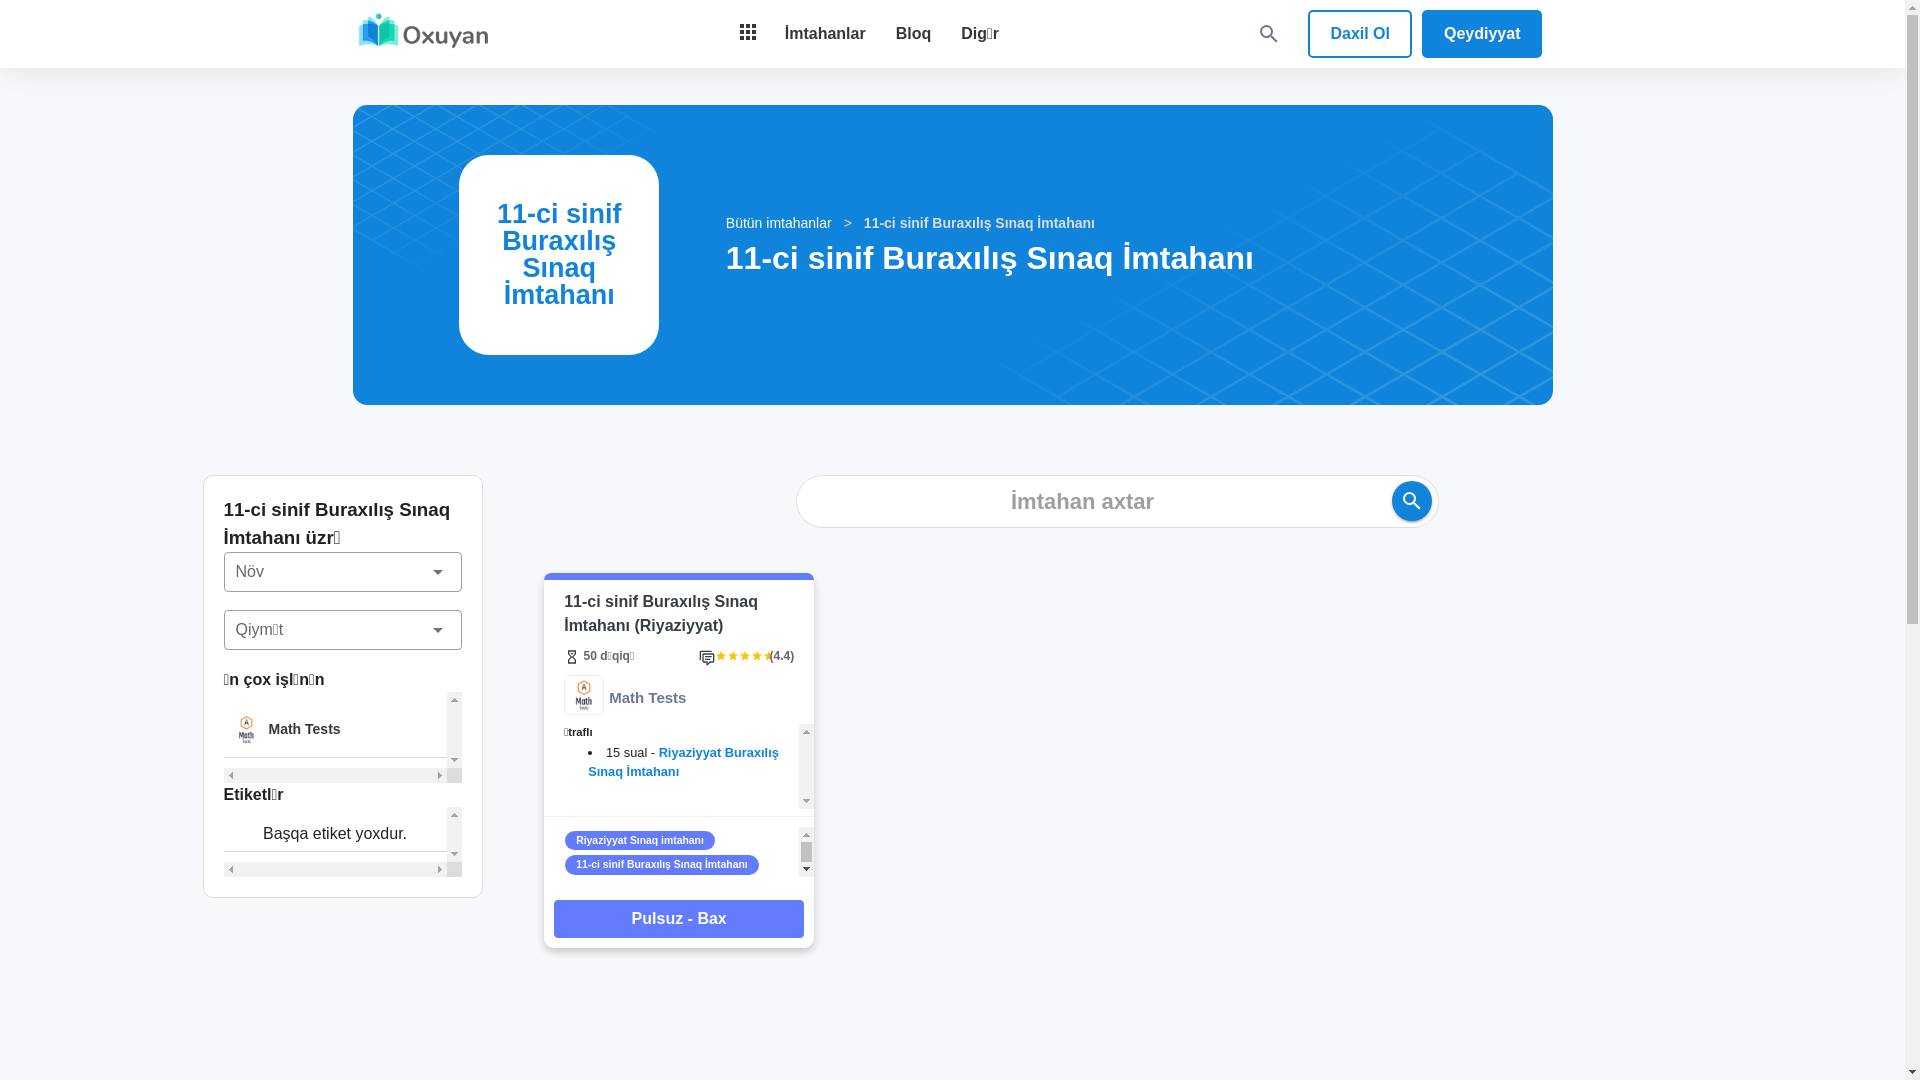 The image size is (1920, 1080). What do you see at coordinates (224, 729) in the screenshot?
I see `'Math Tests'` at bounding box center [224, 729].